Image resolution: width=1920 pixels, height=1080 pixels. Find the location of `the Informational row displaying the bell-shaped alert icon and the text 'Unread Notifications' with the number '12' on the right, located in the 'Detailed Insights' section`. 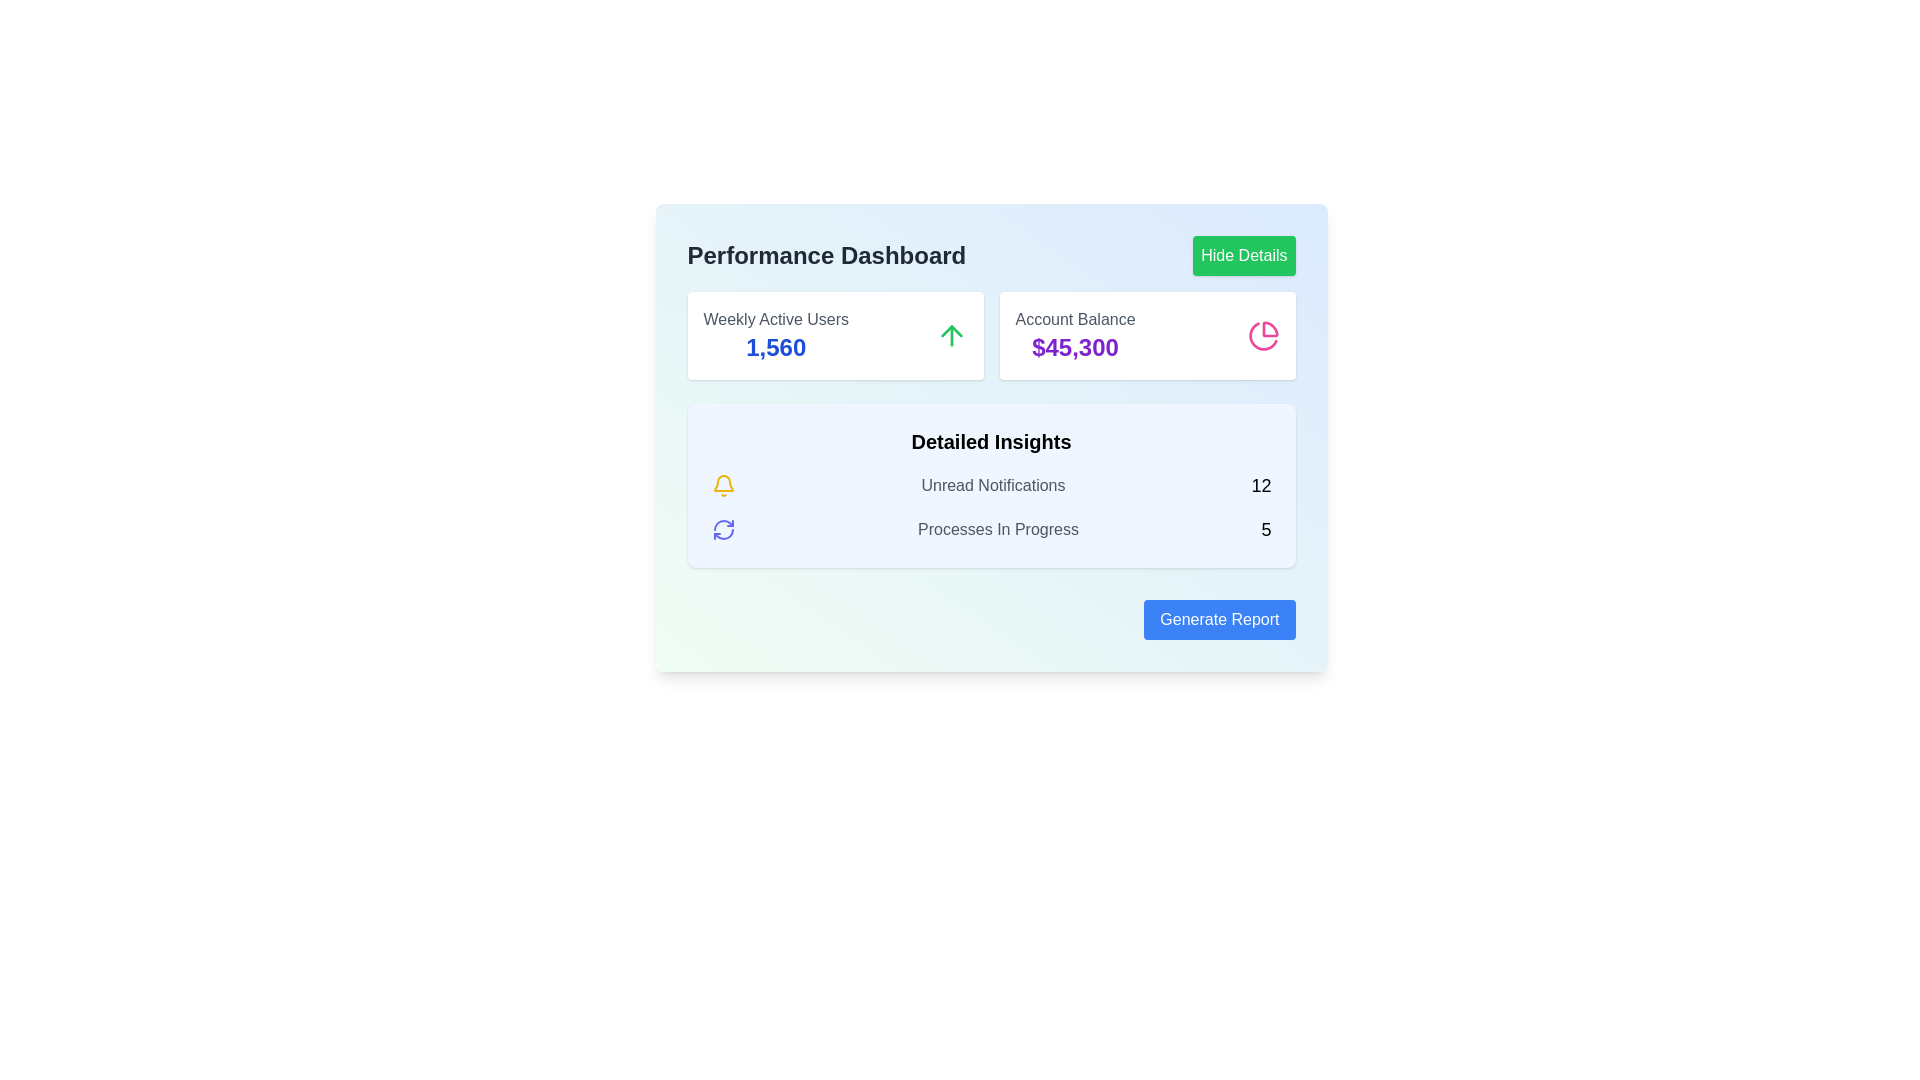

the Informational row displaying the bell-shaped alert icon and the text 'Unread Notifications' with the number '12' on the right, located in the 'Detailed Insights' section is located at coordinates (991, 486).